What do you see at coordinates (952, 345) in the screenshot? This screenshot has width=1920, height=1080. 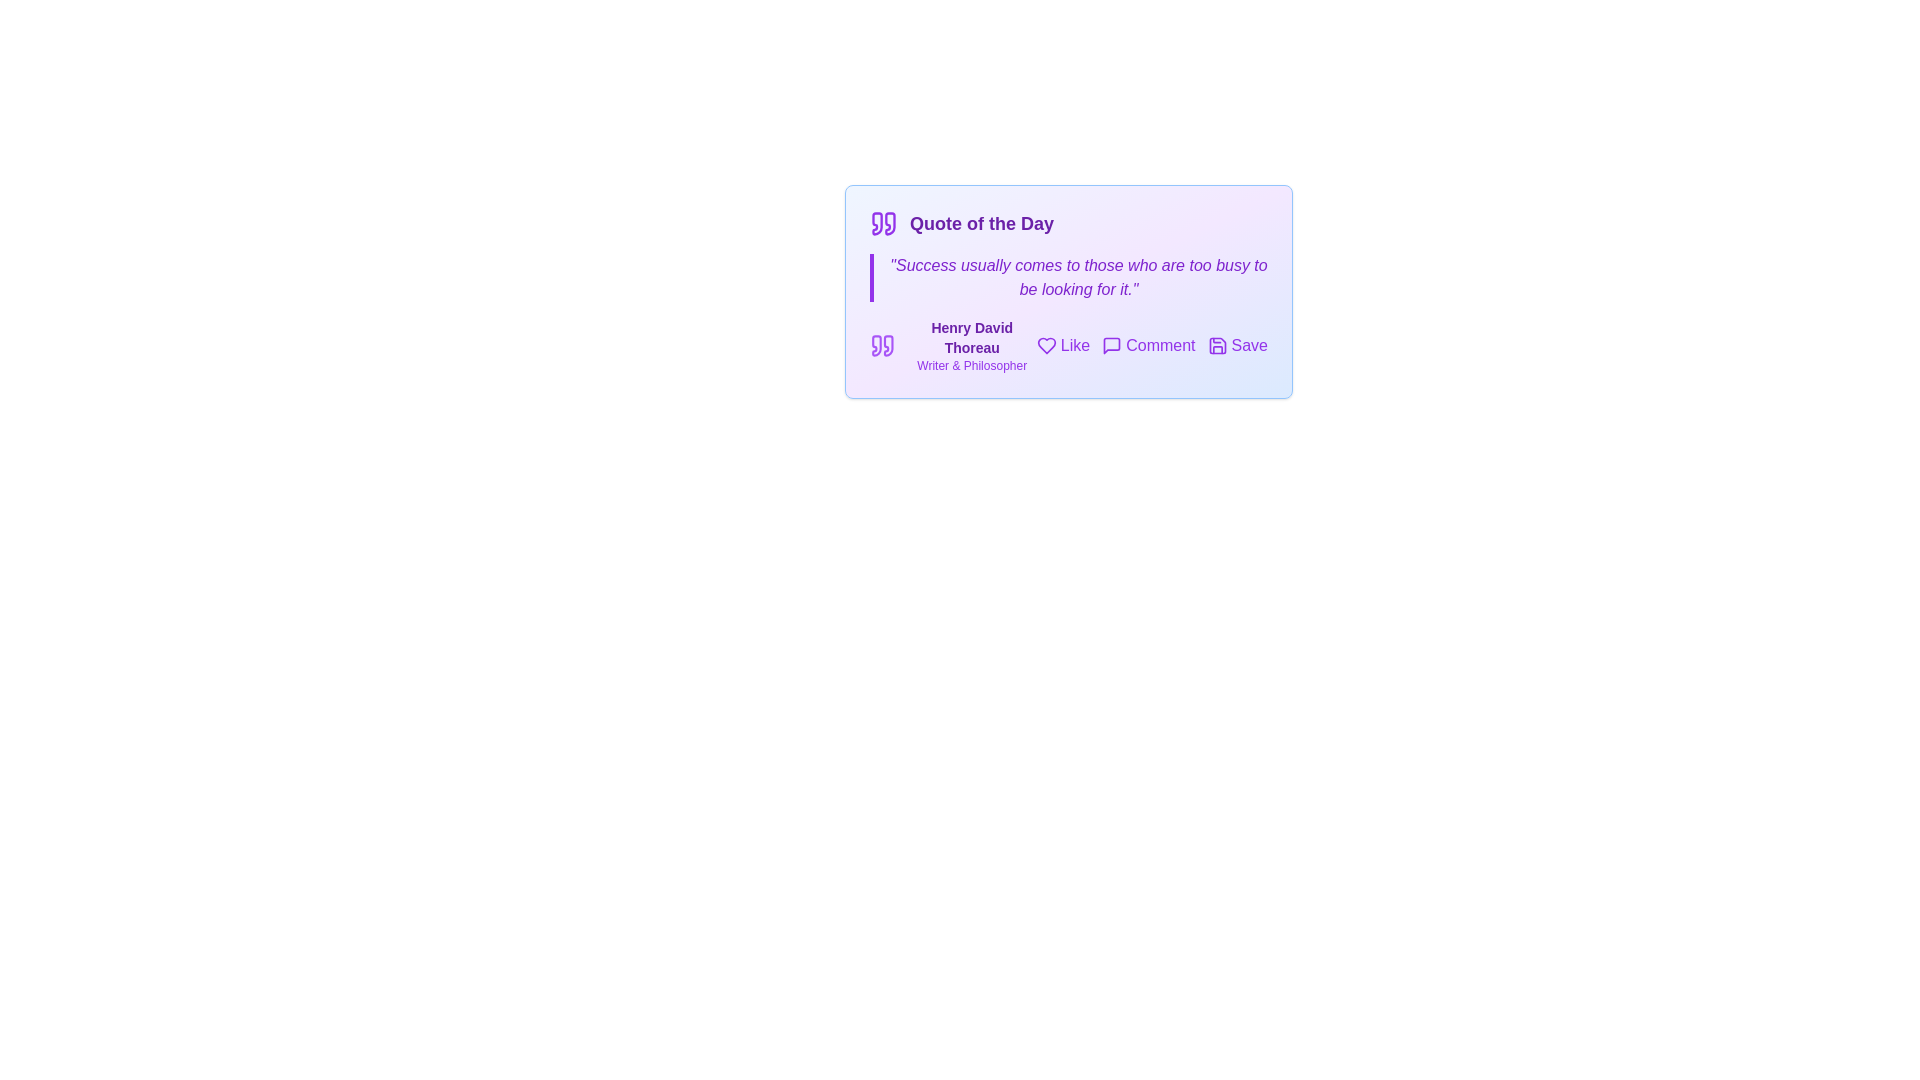 I see `the text block displaying the author or citation source of the quote, located in the lower-left portion of the 'Quote of the Day' card, below the quote text and to the left of the interaction buttons` at bounding box center [952, 345].